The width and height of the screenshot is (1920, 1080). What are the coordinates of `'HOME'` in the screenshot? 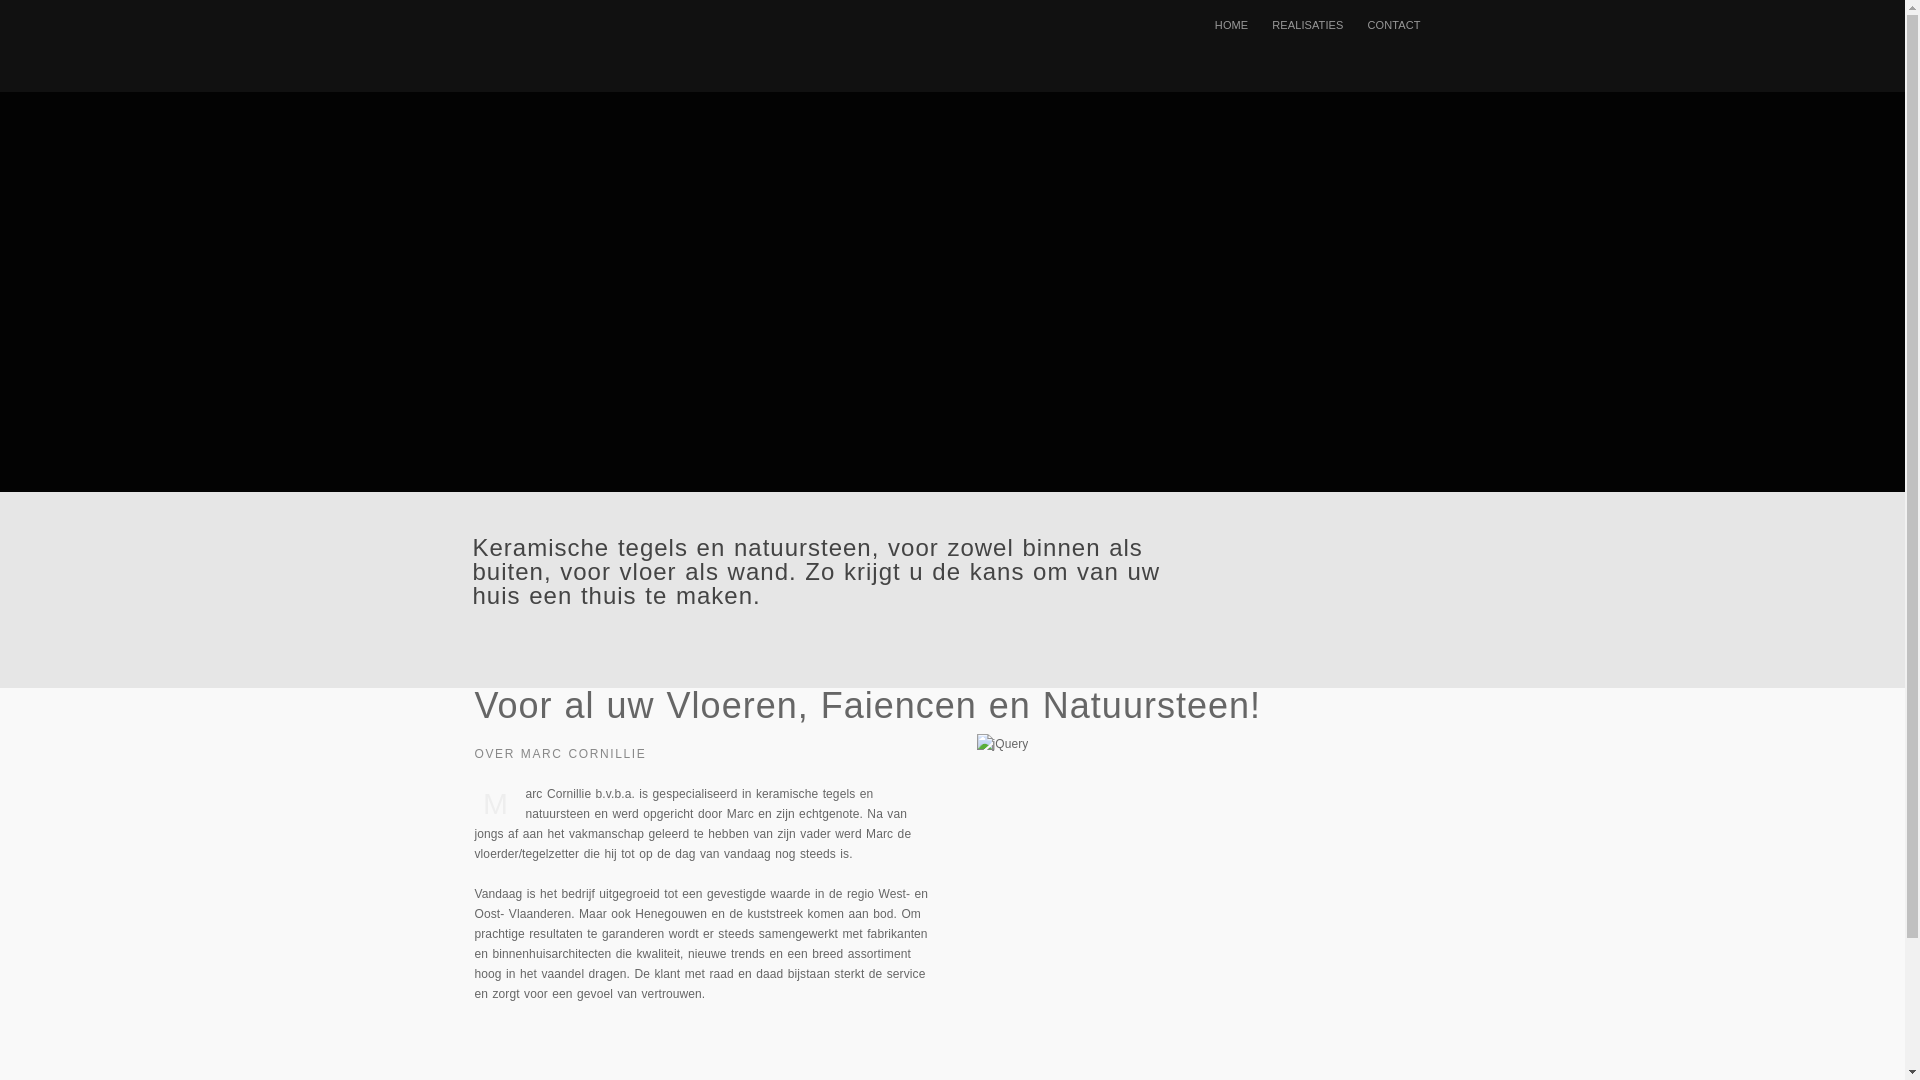 It's located at (1230, 24).